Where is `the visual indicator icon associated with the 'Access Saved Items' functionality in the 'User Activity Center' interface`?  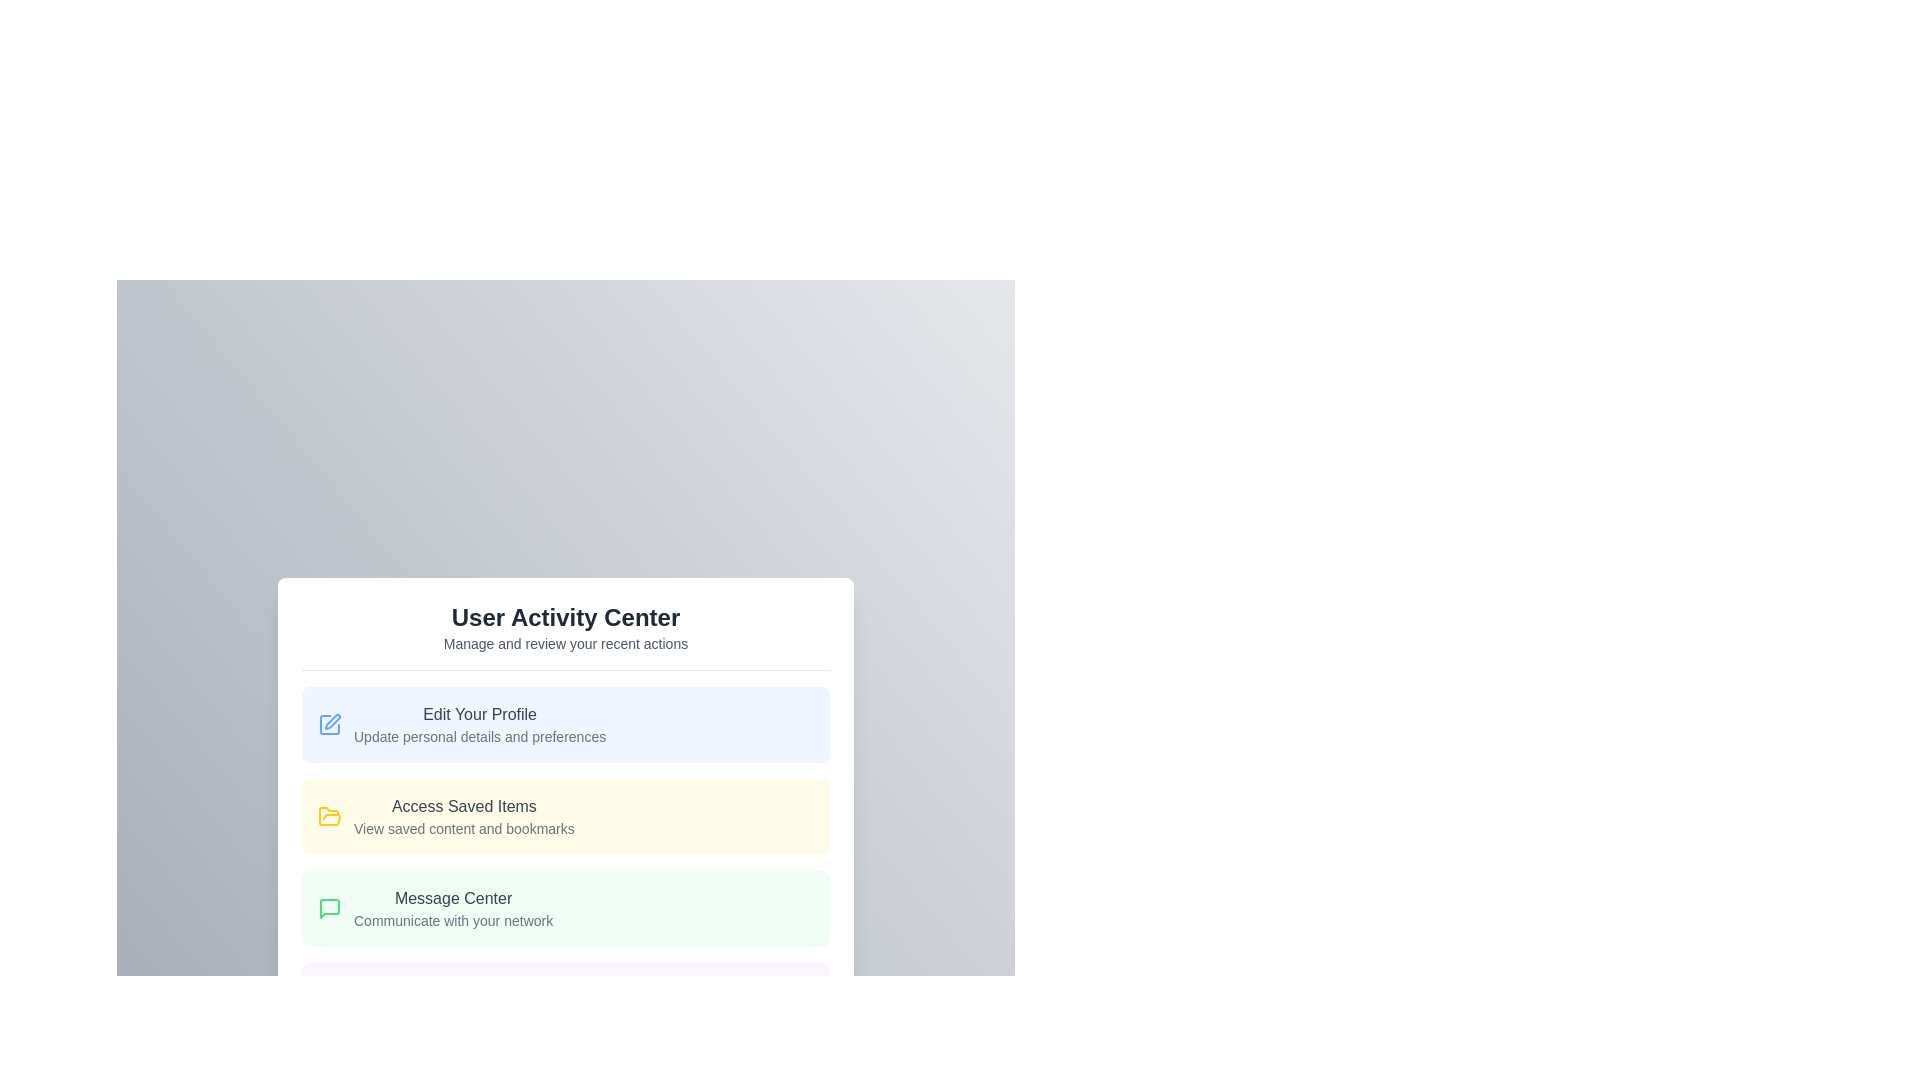 the visual indicator icon associated with the 'Access Saved Items' functionality in the 'User Activity Center' interface is located at coordinates (330, 816).